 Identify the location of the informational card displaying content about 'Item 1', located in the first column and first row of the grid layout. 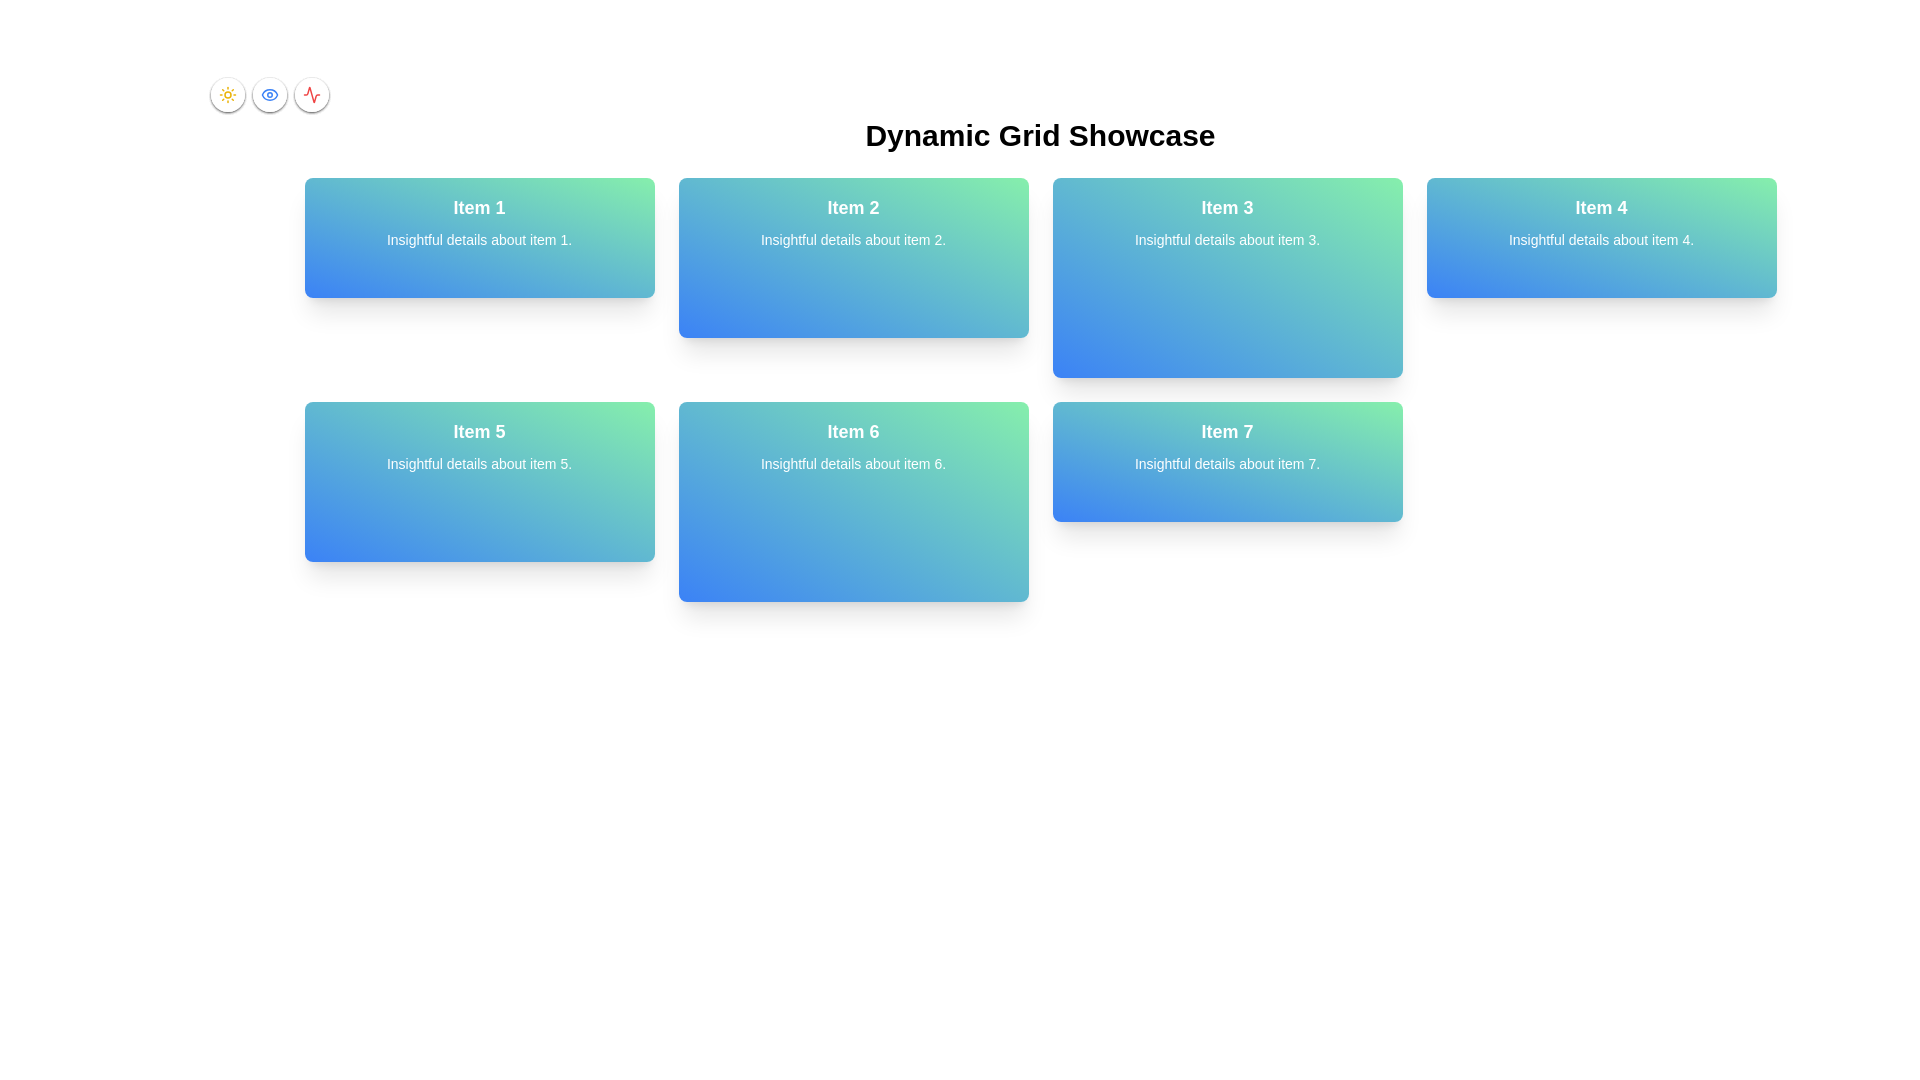
(478, 237).